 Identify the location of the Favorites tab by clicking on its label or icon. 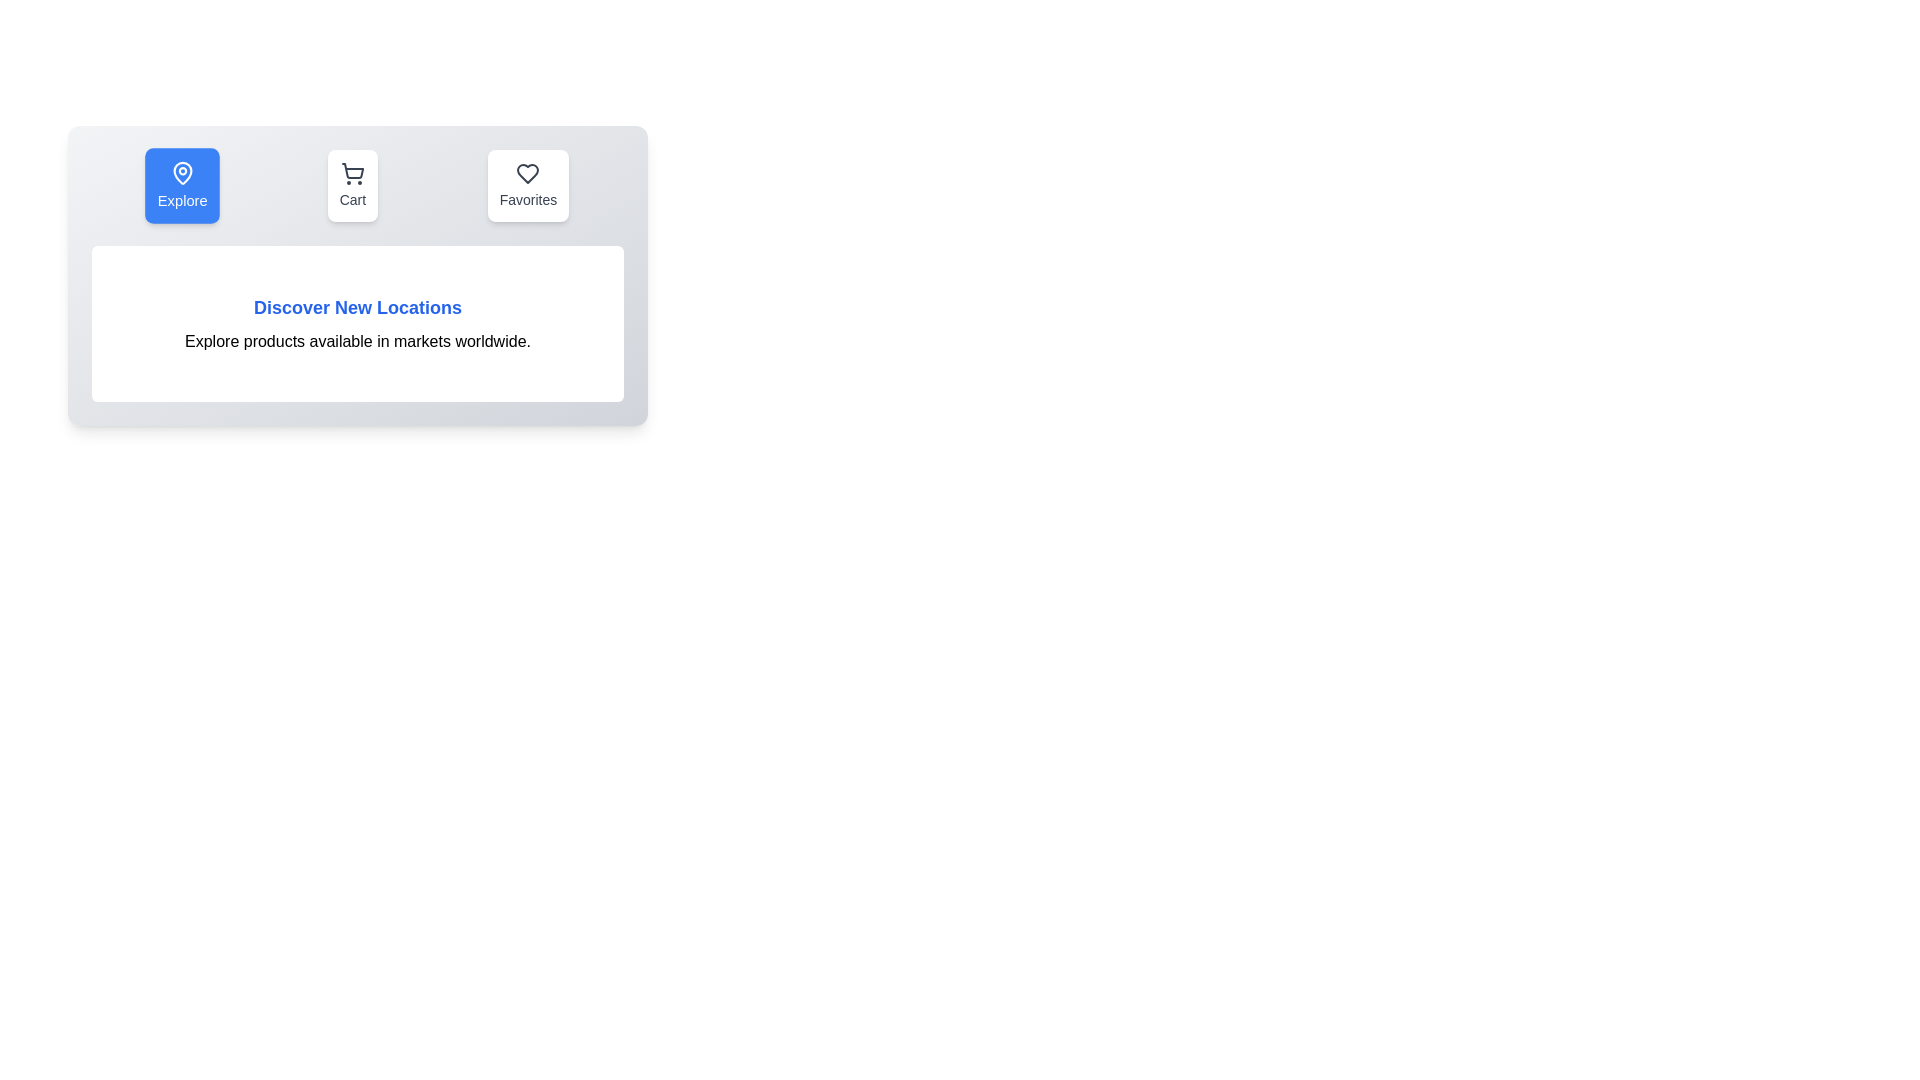
(528, 185).